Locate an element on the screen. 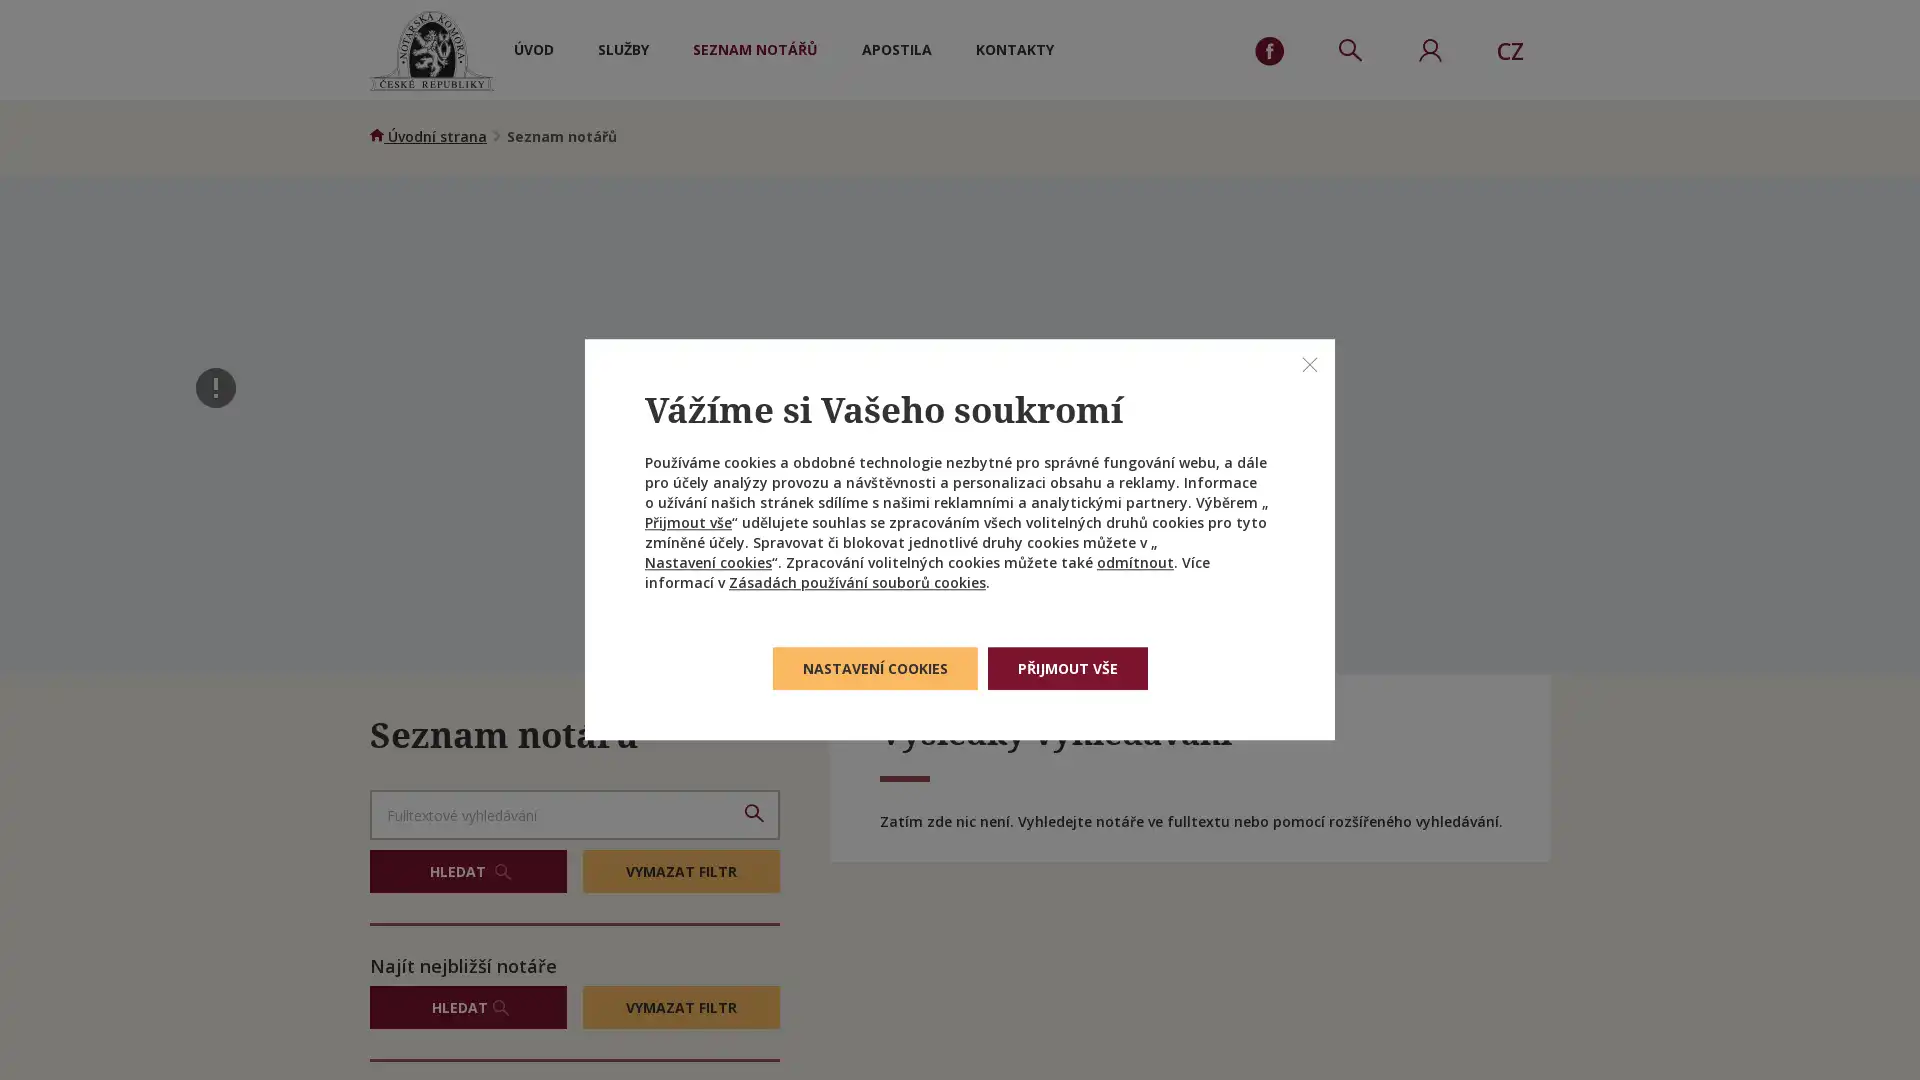 The width and height of the screenshot is (1920, 1080). Prijmout vse is located at coordinates (1065, 668).